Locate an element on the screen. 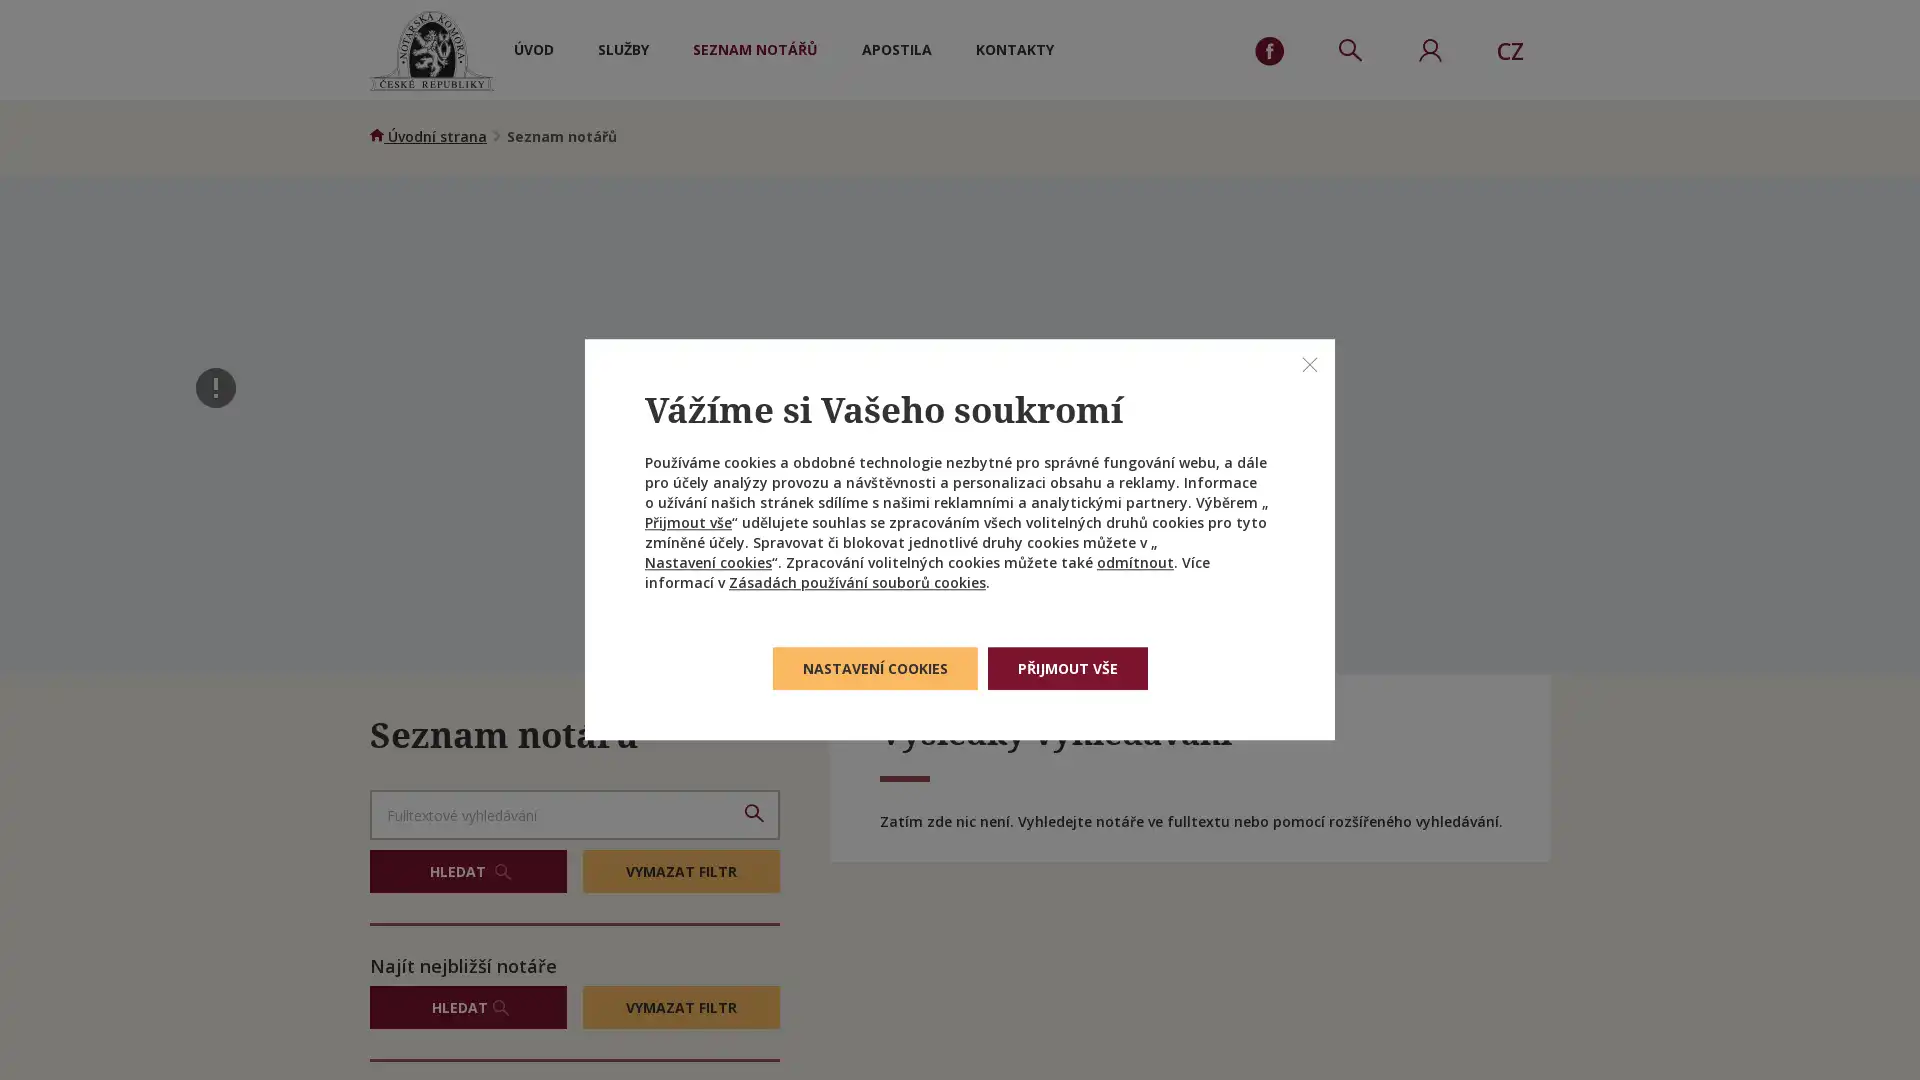 The width and height of the screenshot is (1920, 1080). Prijmout vse is located at coordinates (1065, 668).